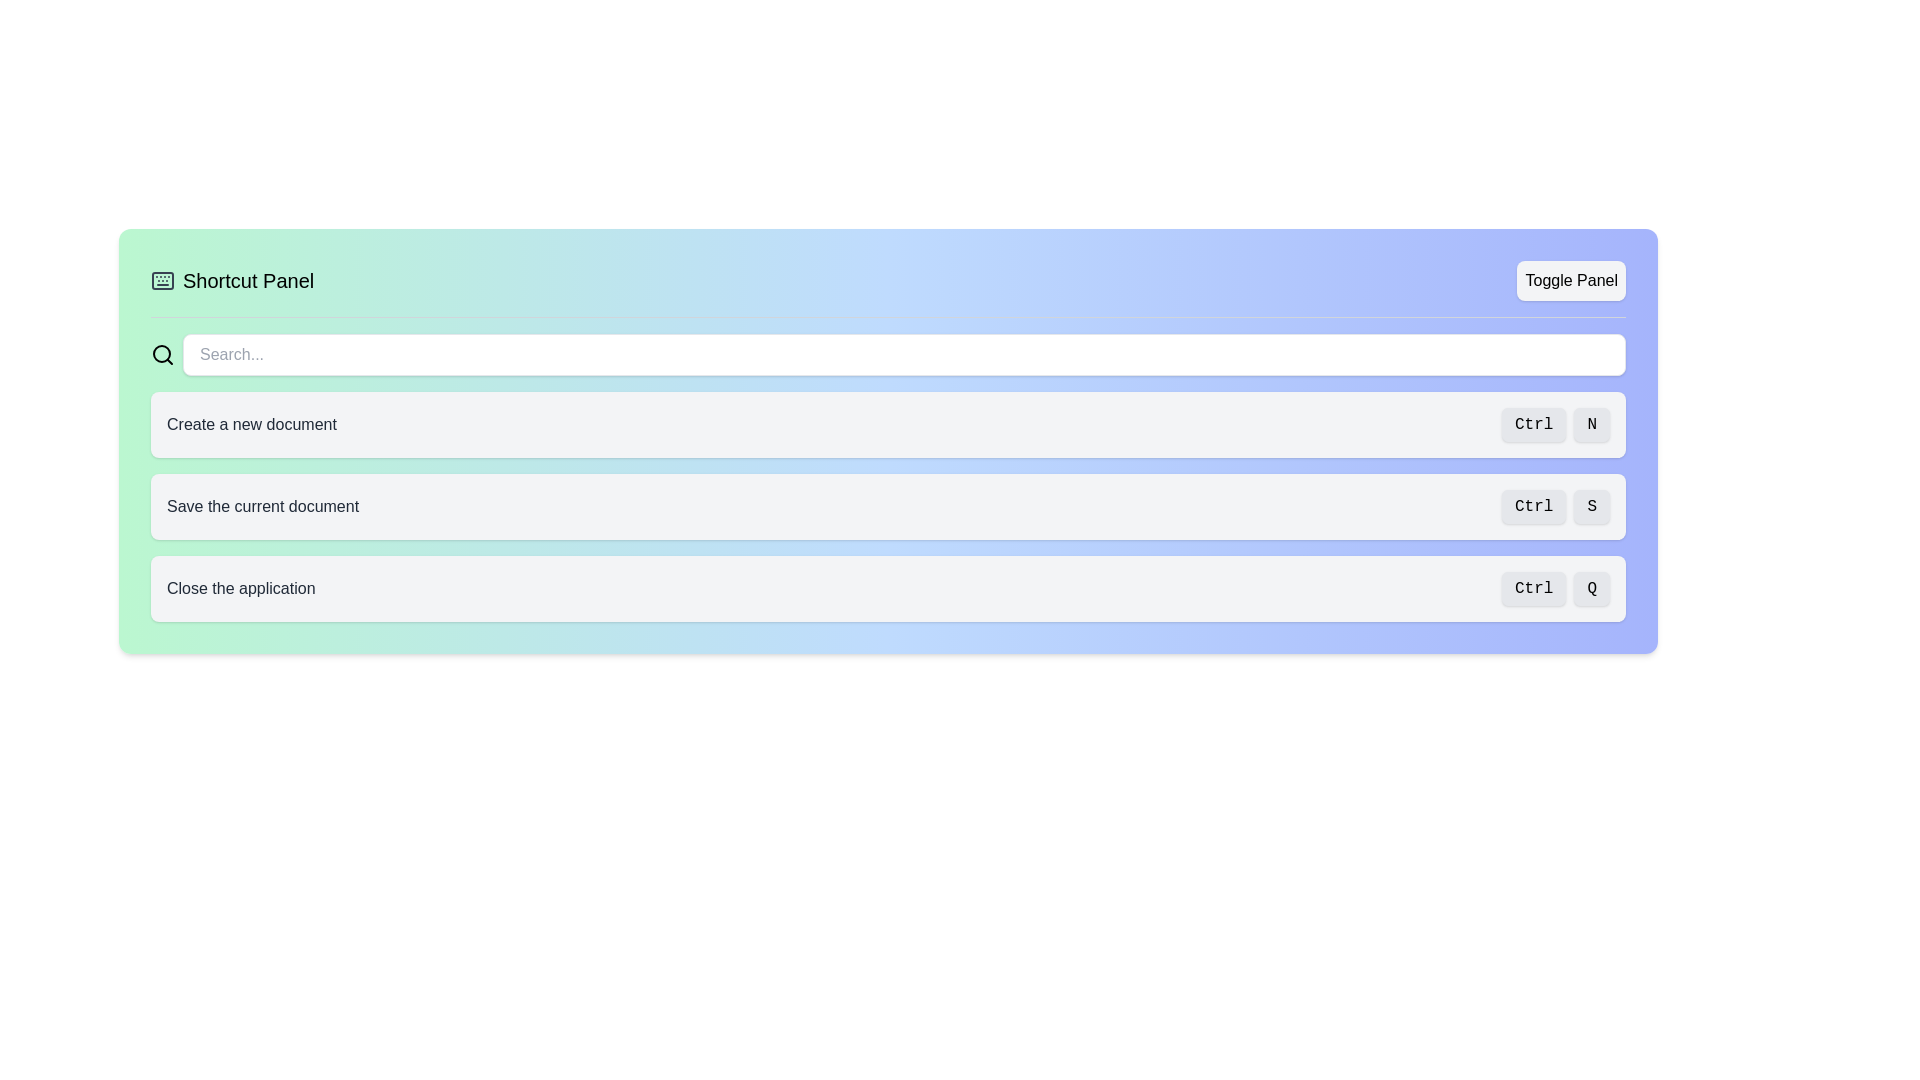  What do you see at coordinates (162, 353) in the screenshot?
I see `the central circular part of the magnifying glass icon, located to the left of the search input field in the Shortcut Panel` at bounding box center [162, 353].